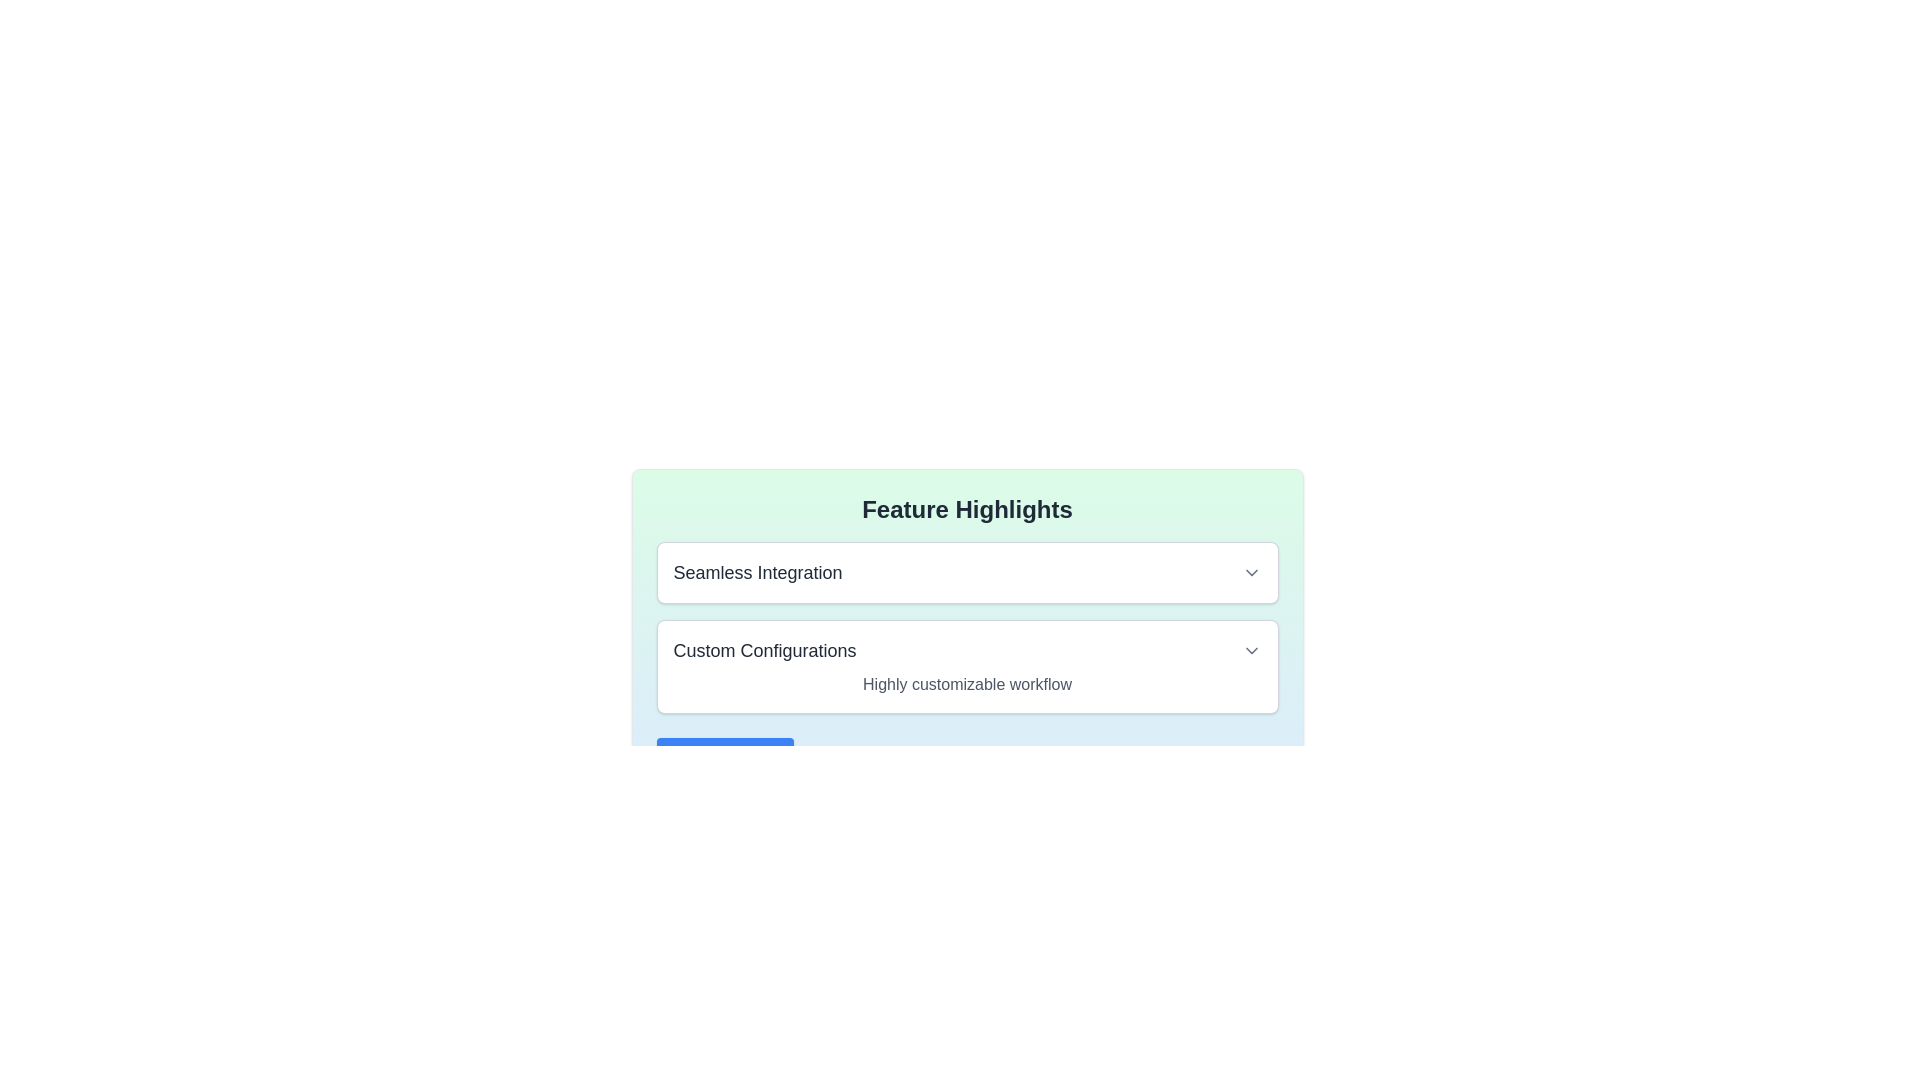 The height and width of the screenshot is (1080, 1920). Describe the element at coordinates (757, 573) in the screenshot. I see `the 'Seamless Integration' heading or label, which is styled in large bold dark gray text and located in the 'Feature Highlights' section near the top-center of the interface` at that location.